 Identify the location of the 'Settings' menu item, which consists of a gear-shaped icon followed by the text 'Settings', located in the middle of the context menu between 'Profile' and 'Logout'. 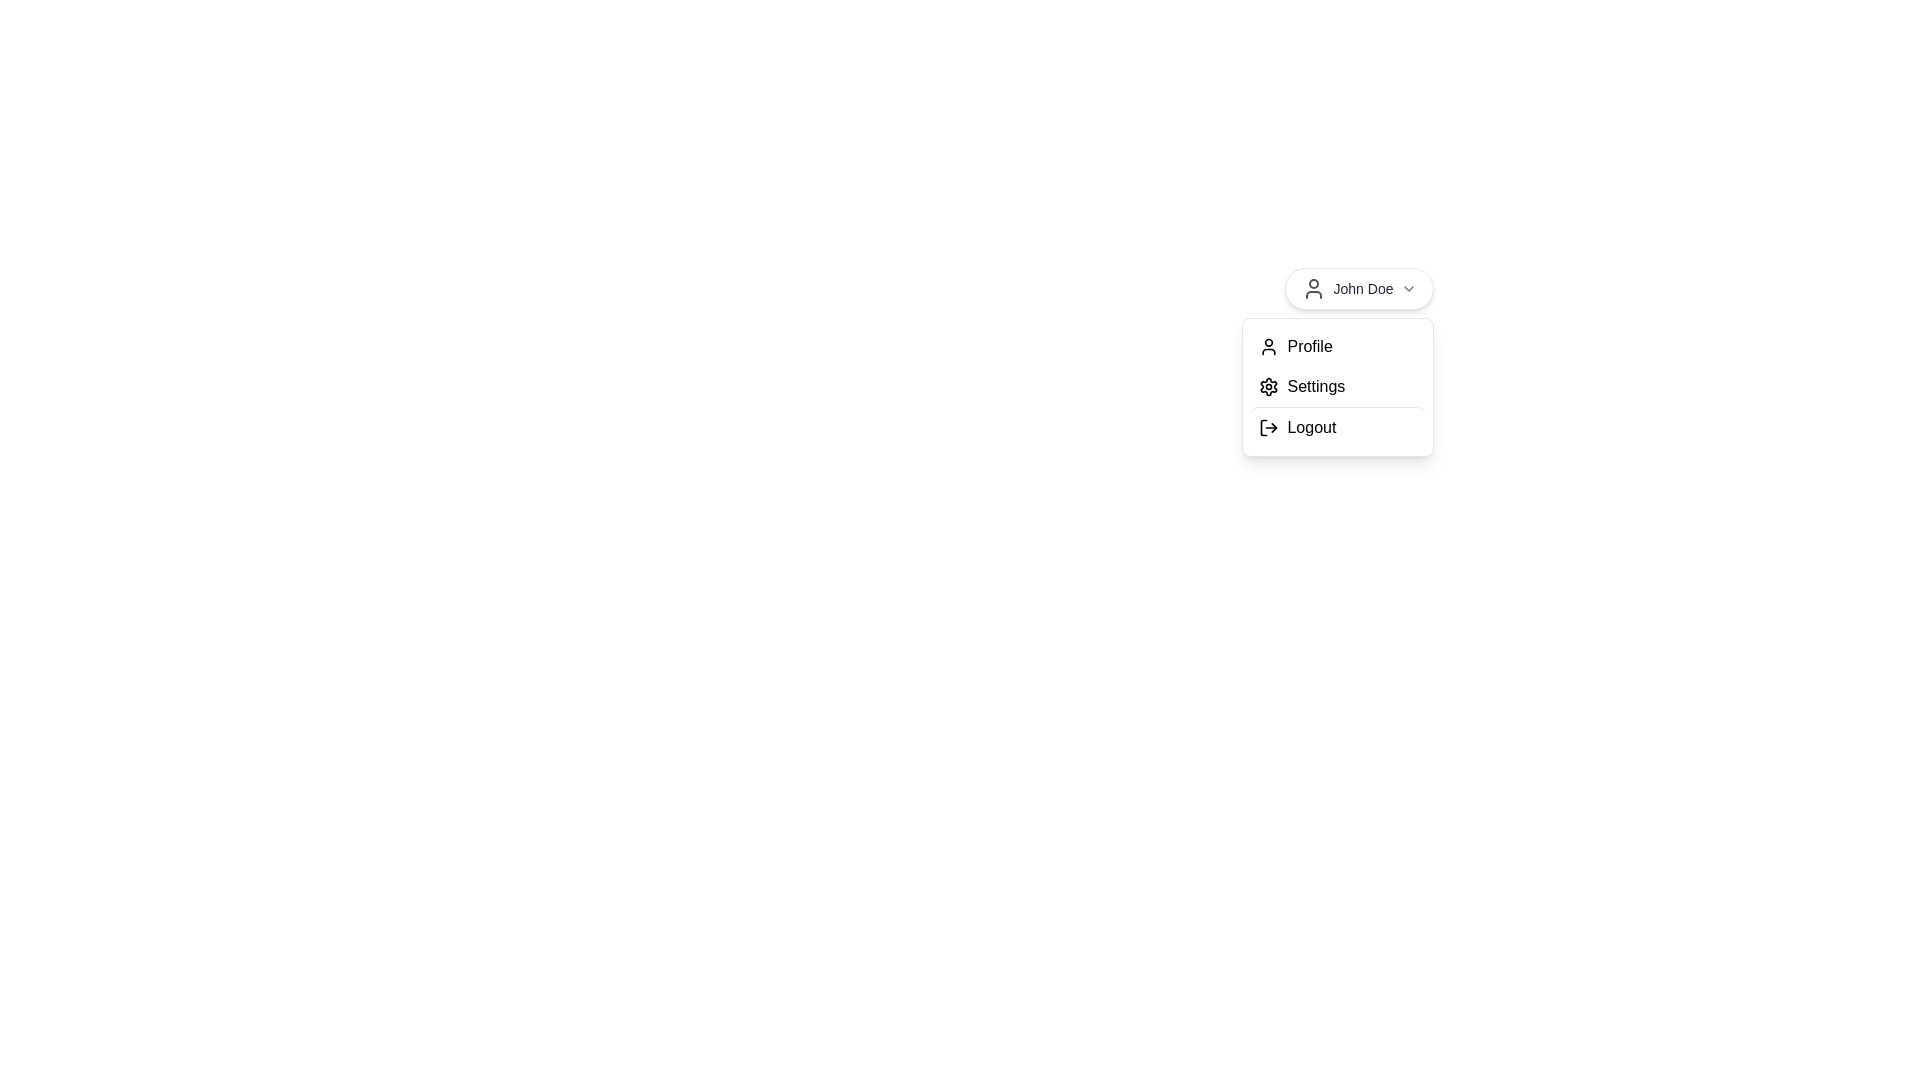
(1338, 386).